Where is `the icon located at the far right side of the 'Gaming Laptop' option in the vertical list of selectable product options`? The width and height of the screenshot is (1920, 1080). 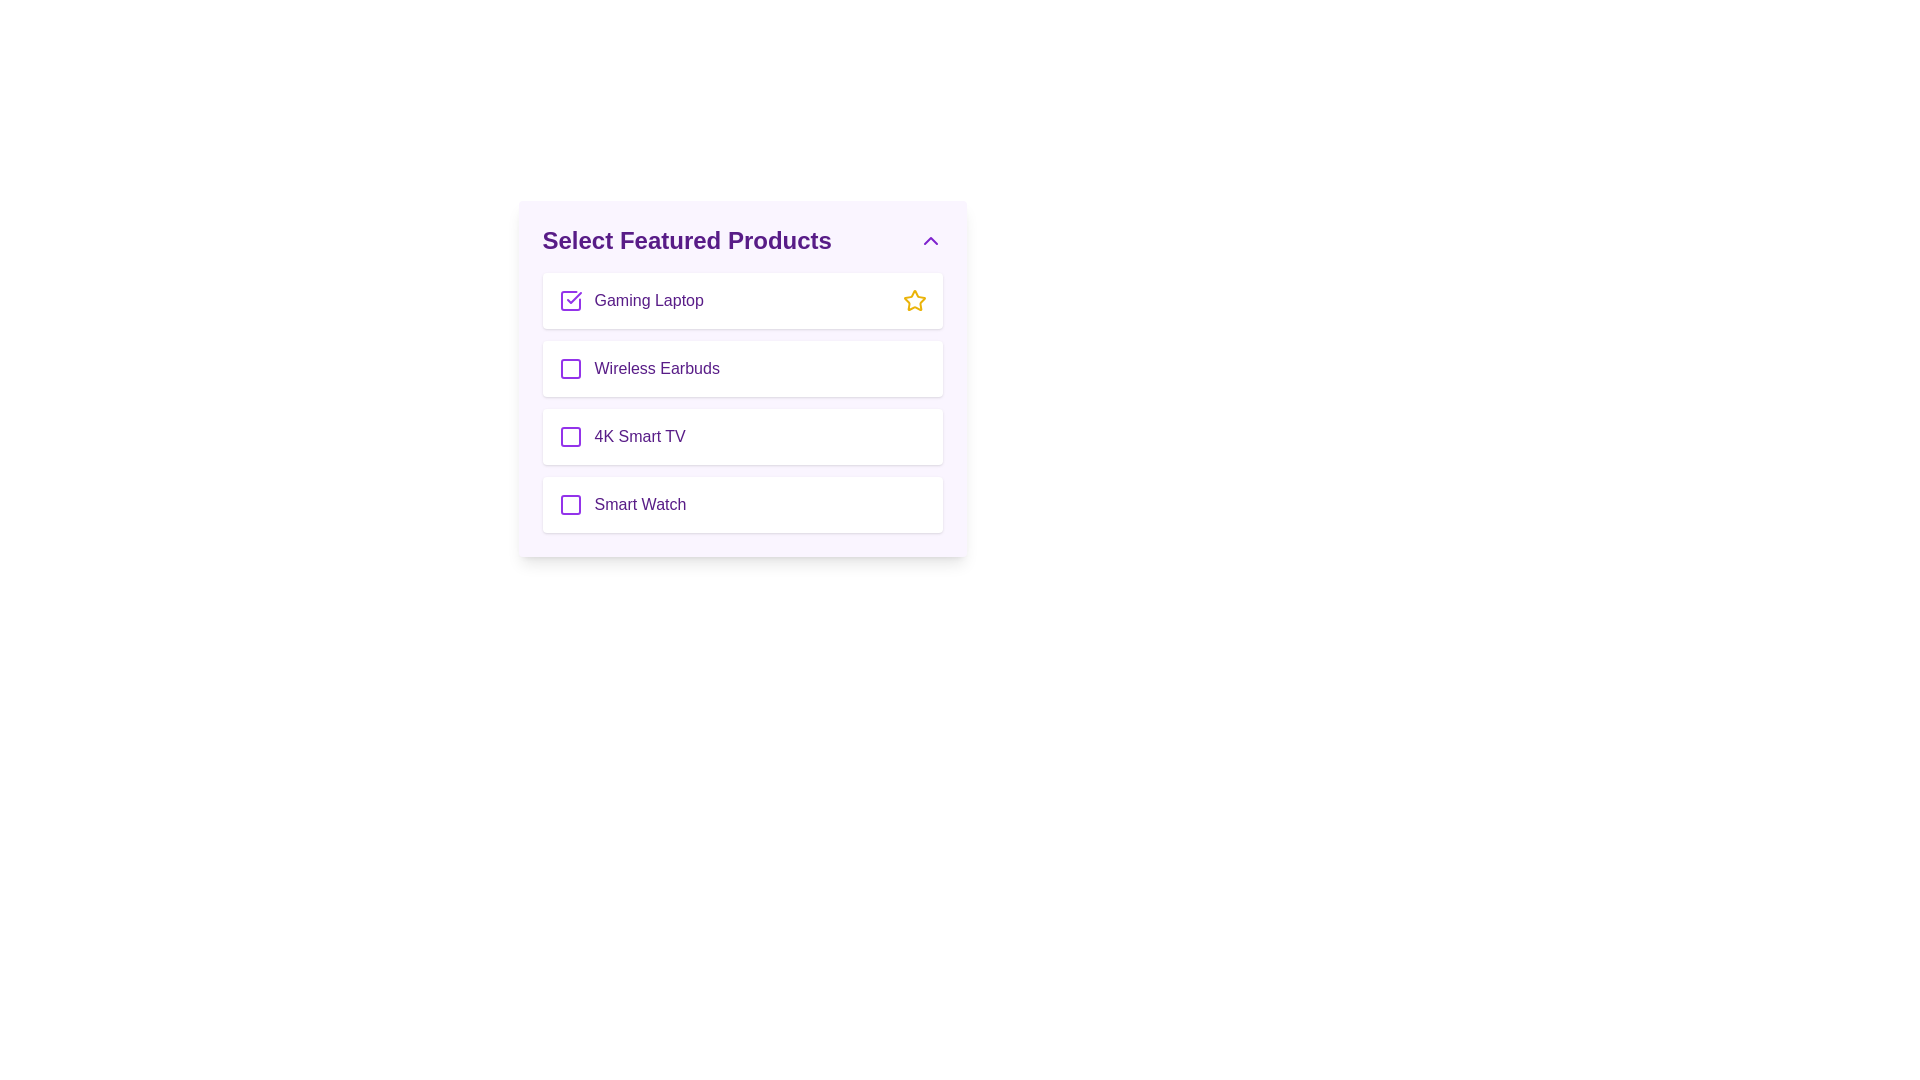
the icon located at the far right side of the 'Gaming Laptop' option in the vertical list of selectable product options is located at coordinates (913, 300).